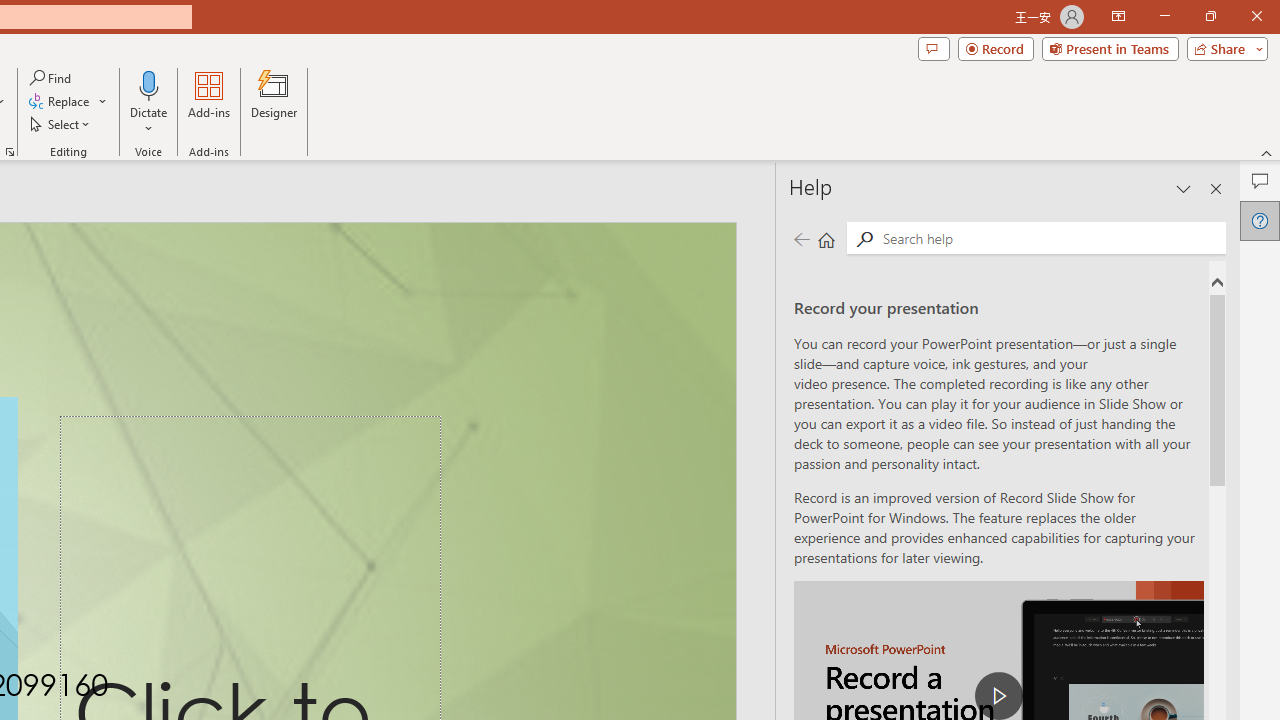 The image size is (1280, 720). Describe the element at coordinates (273, 103) in the screenshot. I see `'Designer'` at that location.